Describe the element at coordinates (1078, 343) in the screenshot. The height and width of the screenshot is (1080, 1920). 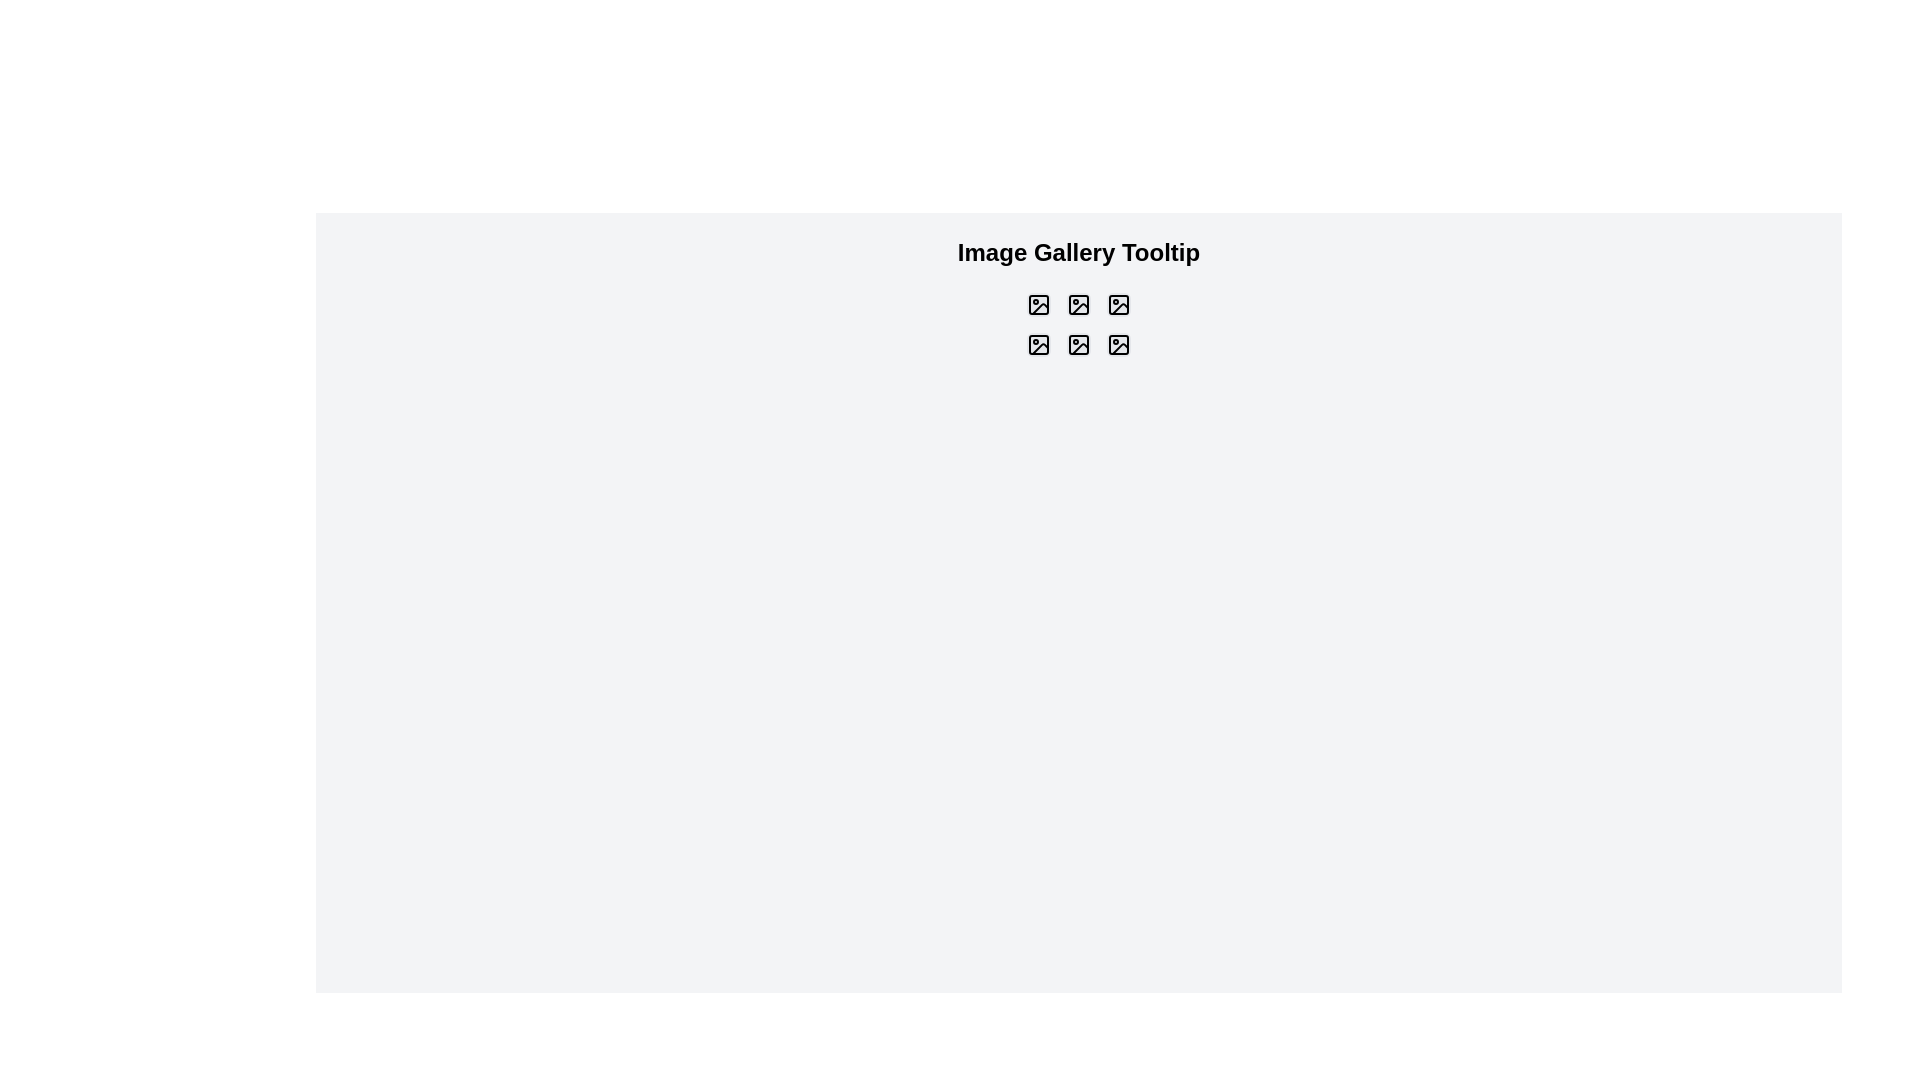
I see `graphical placeholder or icon located in the second row and second column of the grid layout beneath the 'Image Gallery Tooltip' title` at that location.